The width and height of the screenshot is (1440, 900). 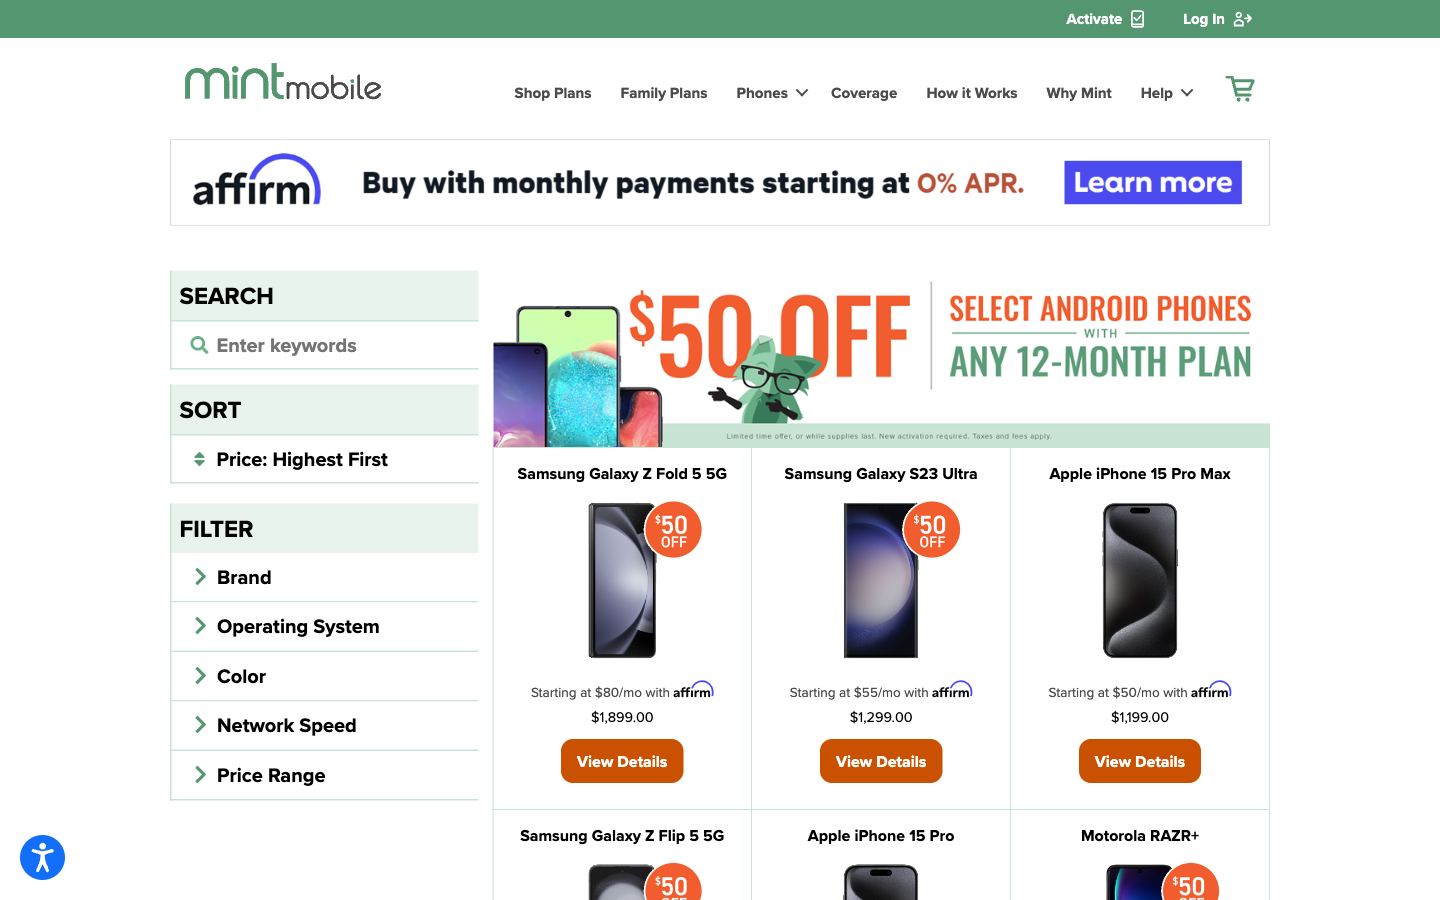 What do you see at coordinates (1139, 758) in the screenshot?
I see `Review the specifications of Apple iPhone 15 Pro Max` at bounding box center [1139, 758].